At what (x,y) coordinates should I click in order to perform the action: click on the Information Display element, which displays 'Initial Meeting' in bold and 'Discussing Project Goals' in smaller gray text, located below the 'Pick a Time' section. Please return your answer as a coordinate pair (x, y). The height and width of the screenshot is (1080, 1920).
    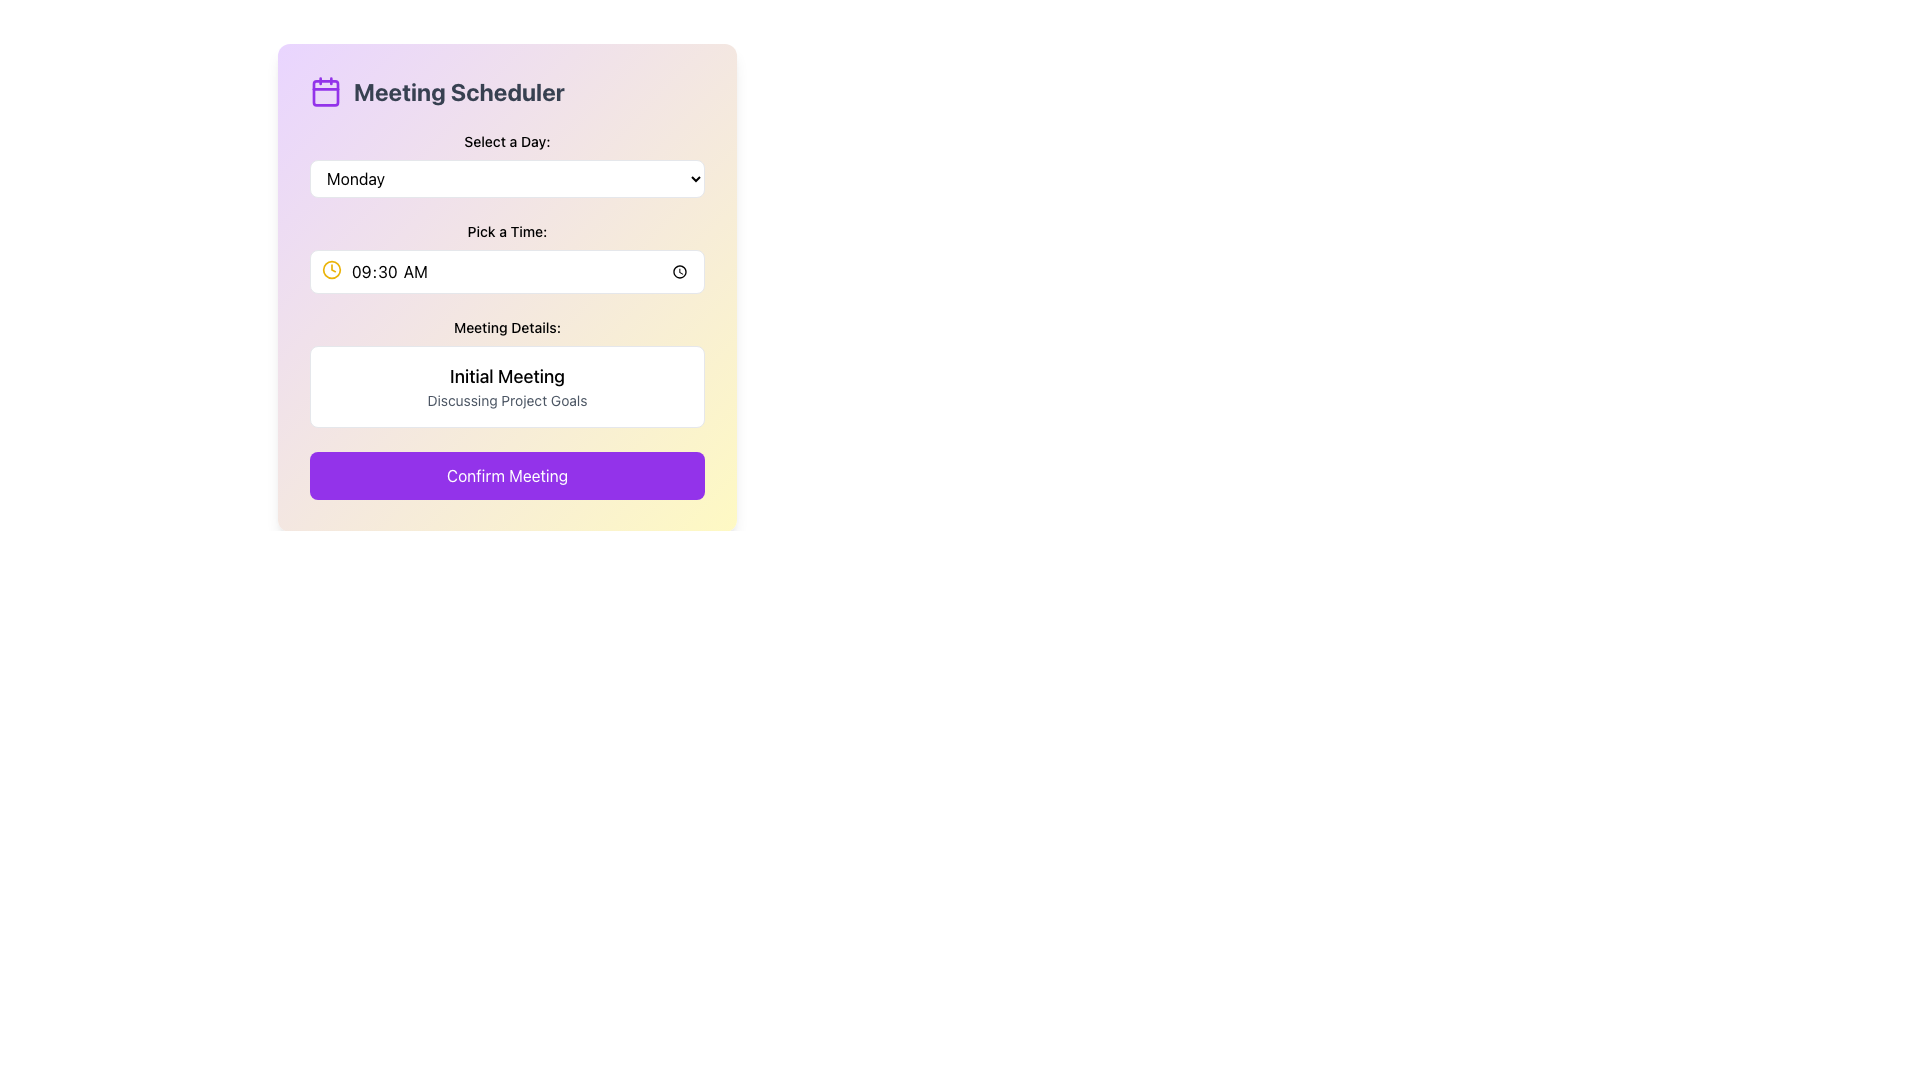
    Looking at the image, I should click on (507, 373).